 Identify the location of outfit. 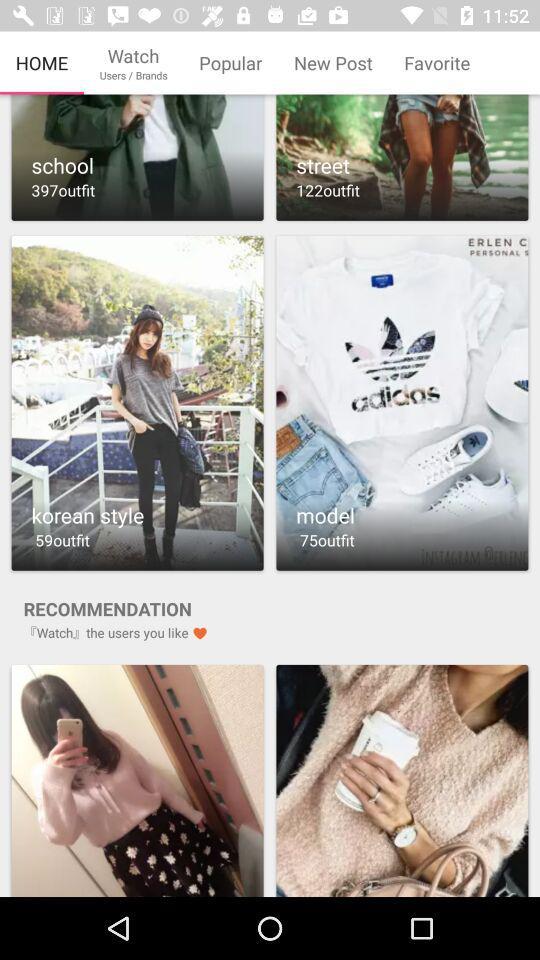
(136, 402).